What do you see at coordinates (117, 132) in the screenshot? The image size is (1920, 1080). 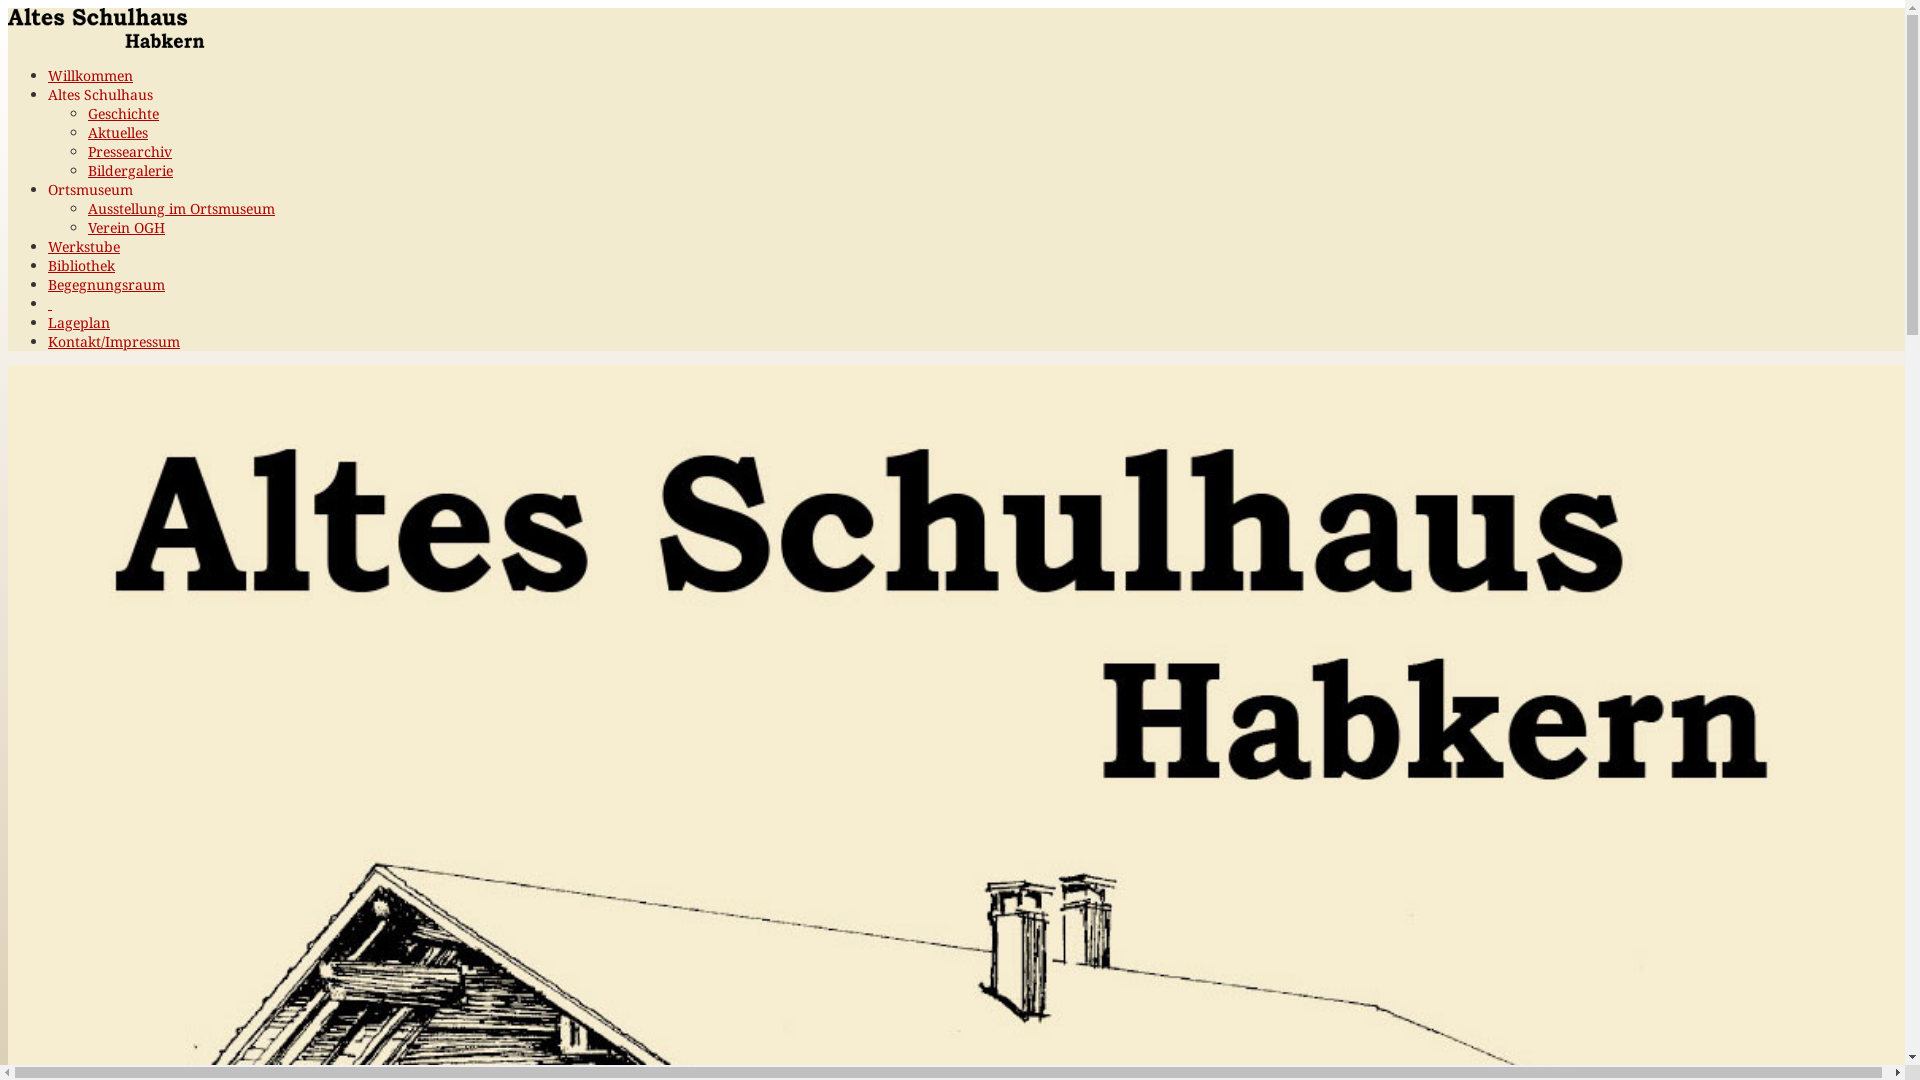 I see `'Aktuelles'` at bounding box center [117, 132].